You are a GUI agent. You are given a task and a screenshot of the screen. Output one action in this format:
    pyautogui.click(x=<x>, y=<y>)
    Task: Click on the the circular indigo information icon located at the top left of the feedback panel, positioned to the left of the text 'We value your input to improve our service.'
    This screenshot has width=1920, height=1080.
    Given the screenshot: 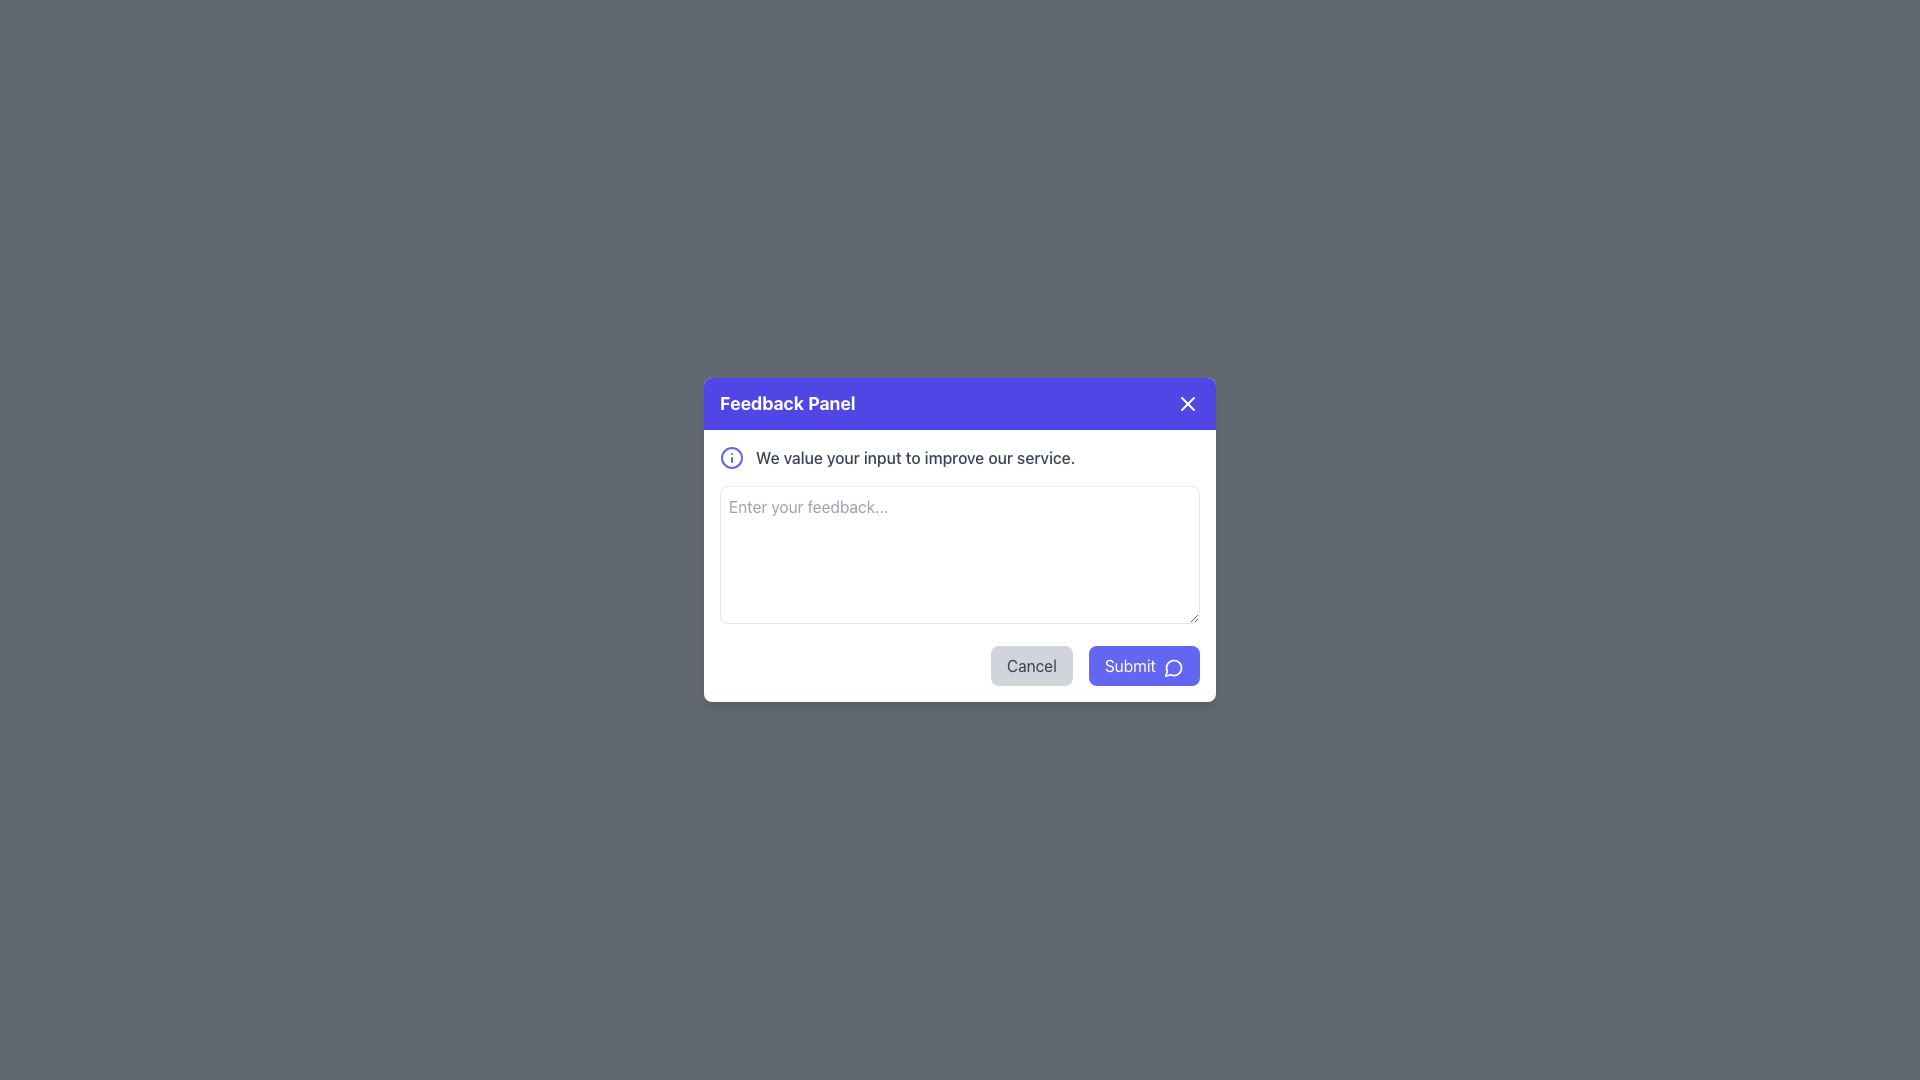 What is the action you would take?
    pyautogui.click(x=730, y=458)
    